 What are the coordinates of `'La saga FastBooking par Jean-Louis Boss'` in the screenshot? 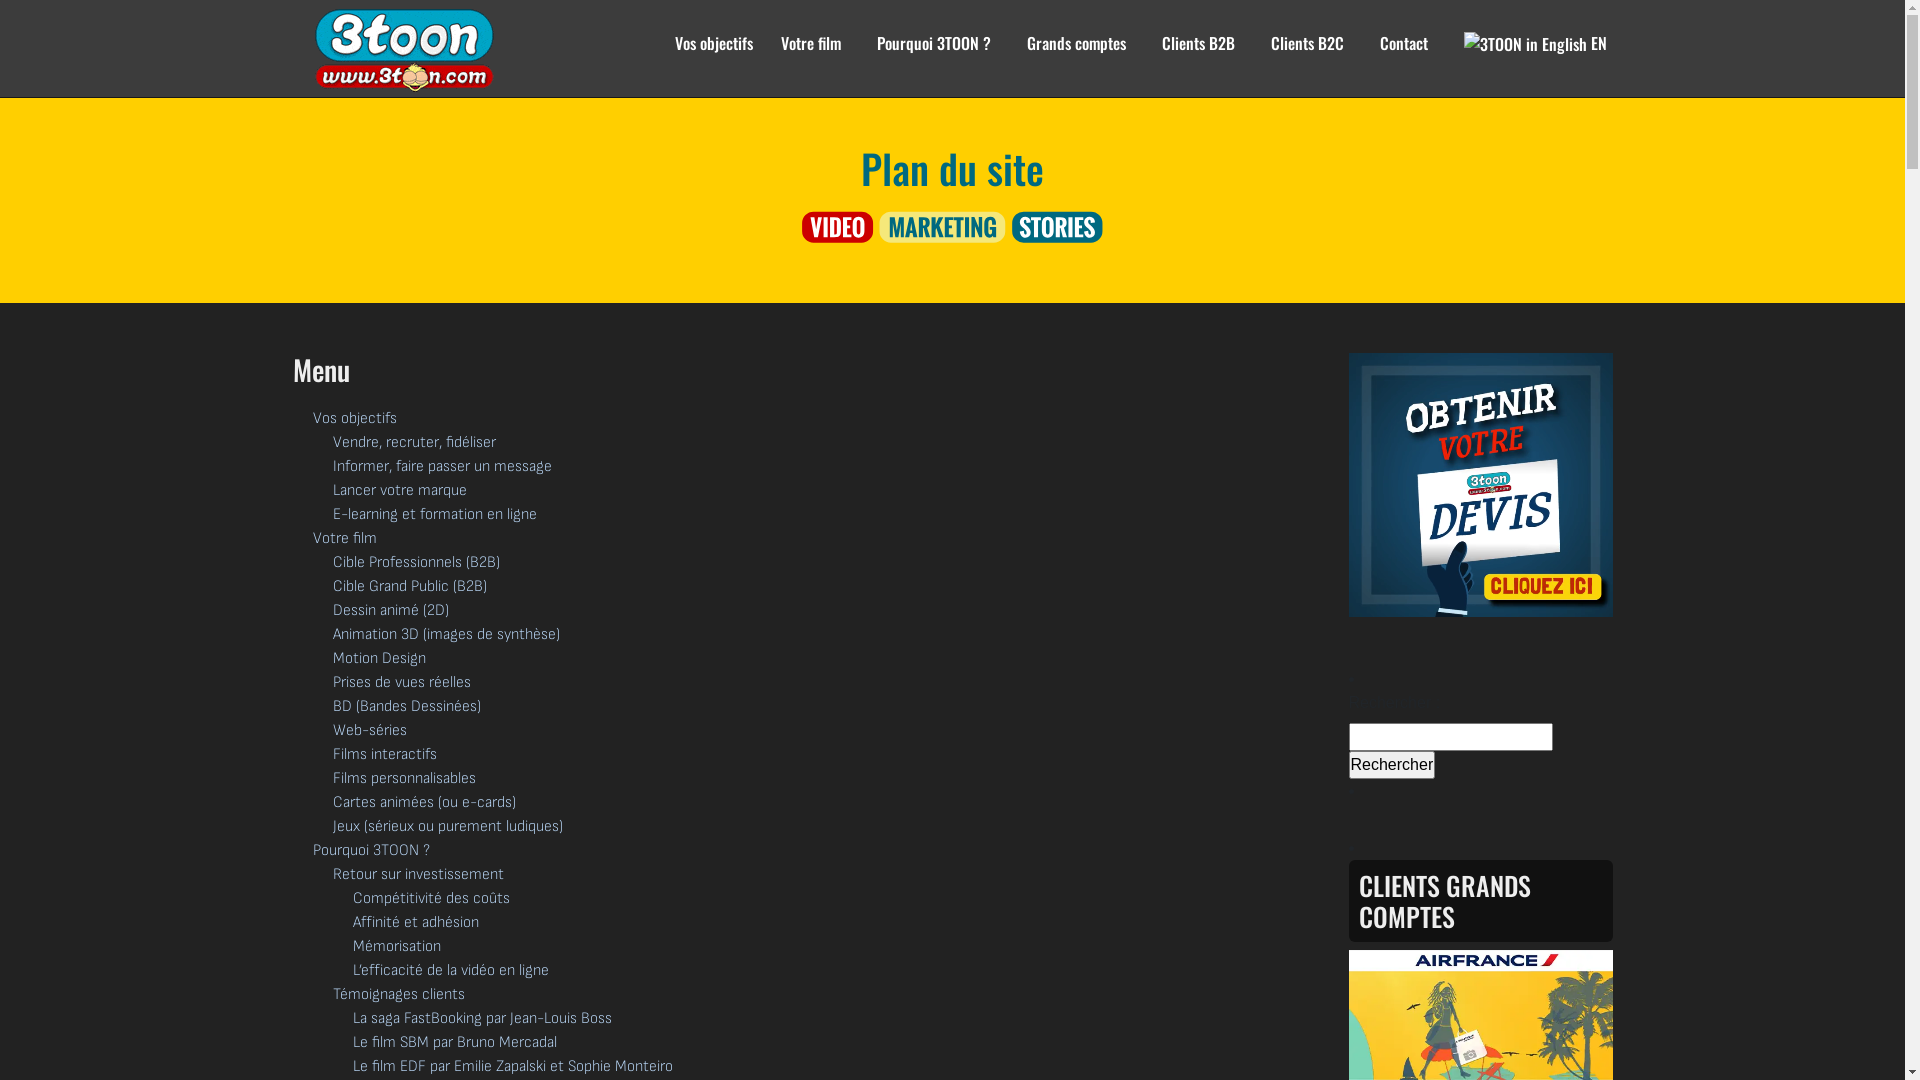 It's located at (481, 1018).